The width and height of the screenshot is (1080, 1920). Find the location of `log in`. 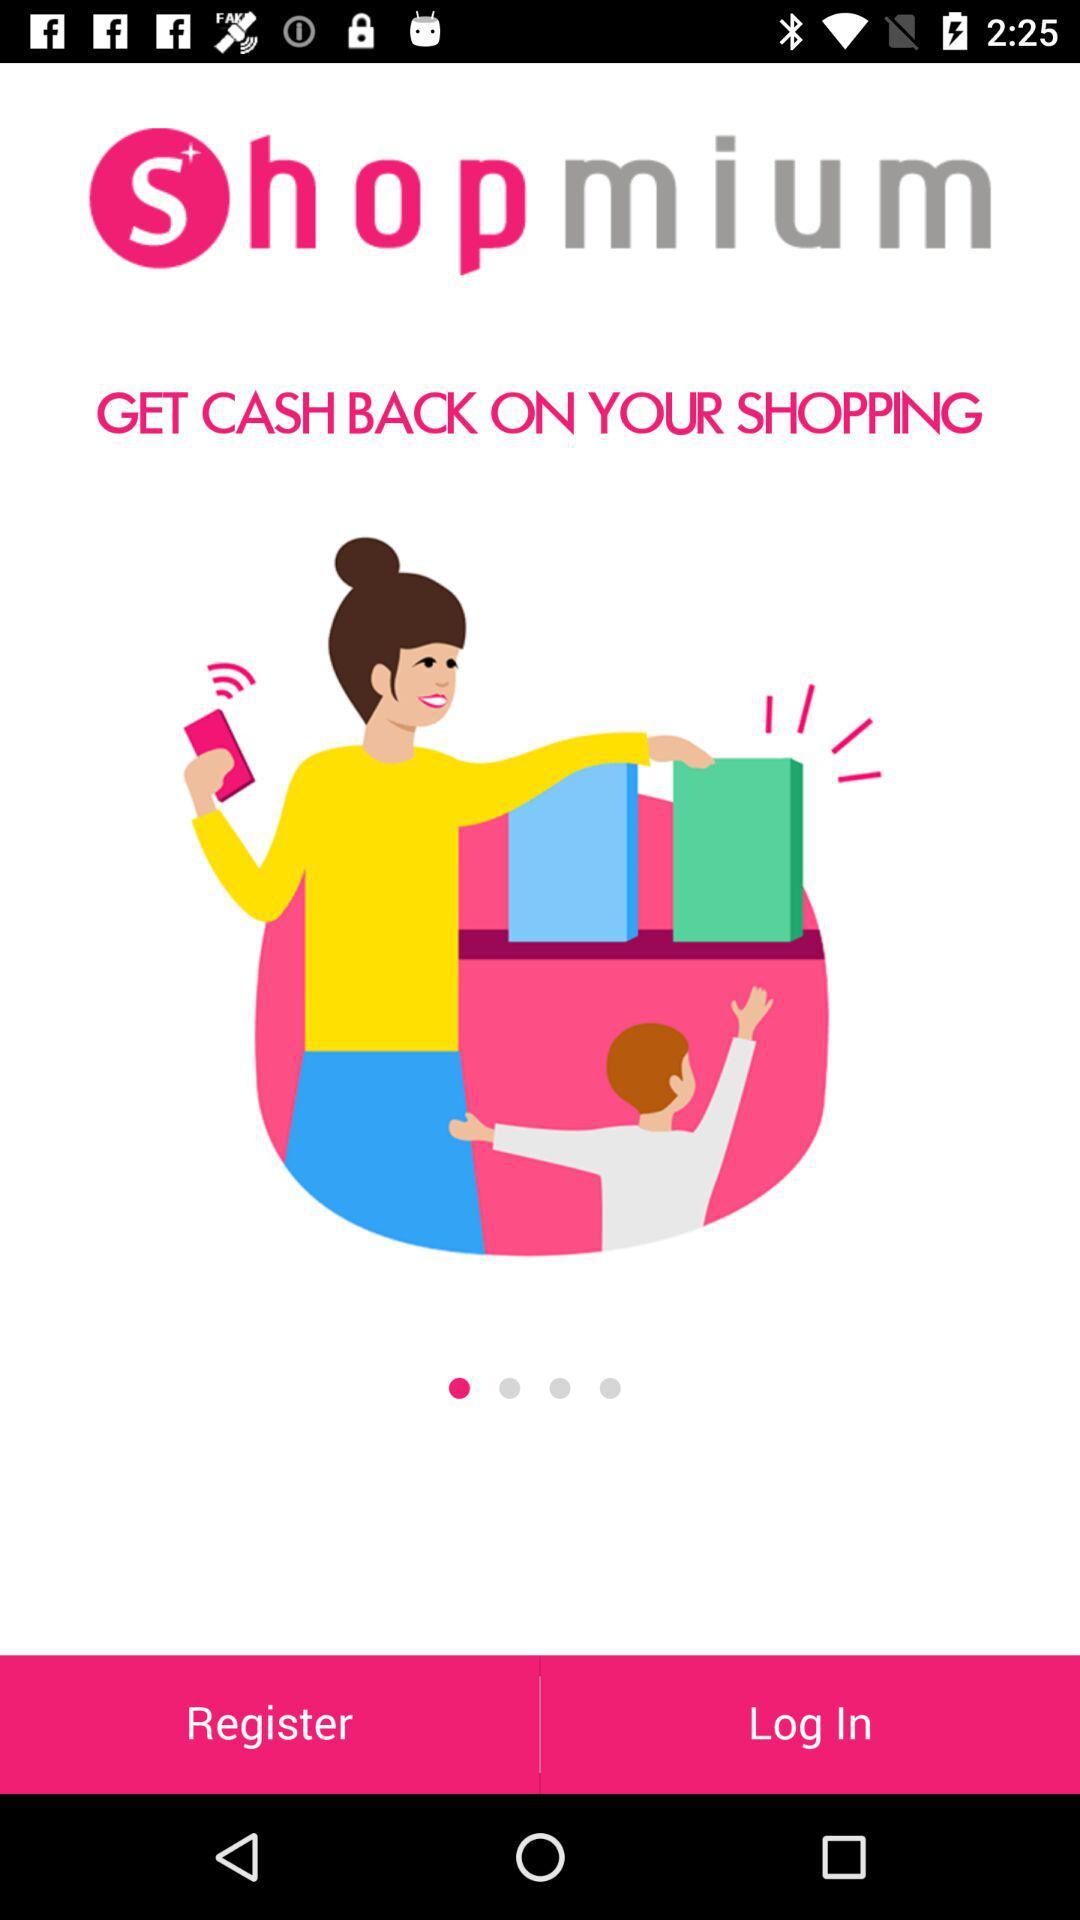

log in is located at coordinates (810, 1723).